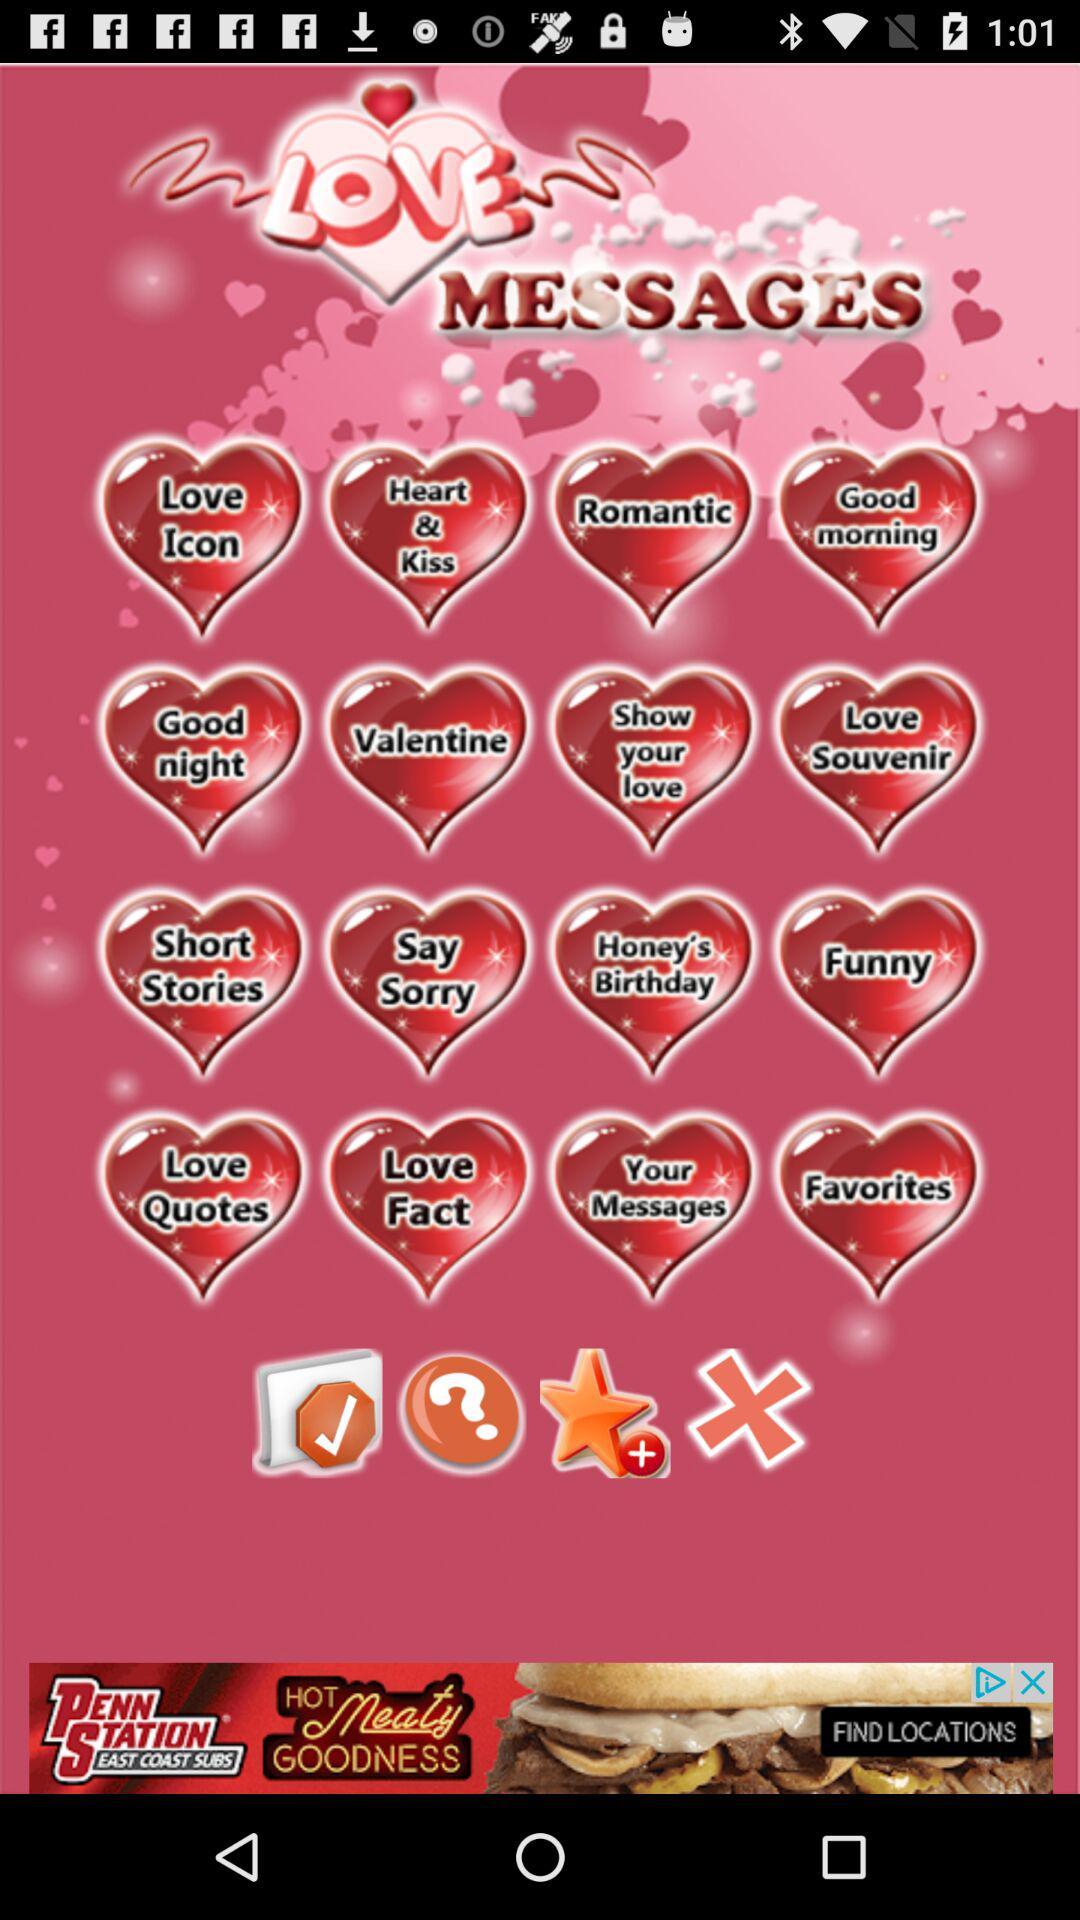 Image resolution: width=1080 pixels, height=1920 pixels. What do you see at coordinates (540, 1727) in the screenshot?
I see `advertisement` at bounding box center [540, 1727].